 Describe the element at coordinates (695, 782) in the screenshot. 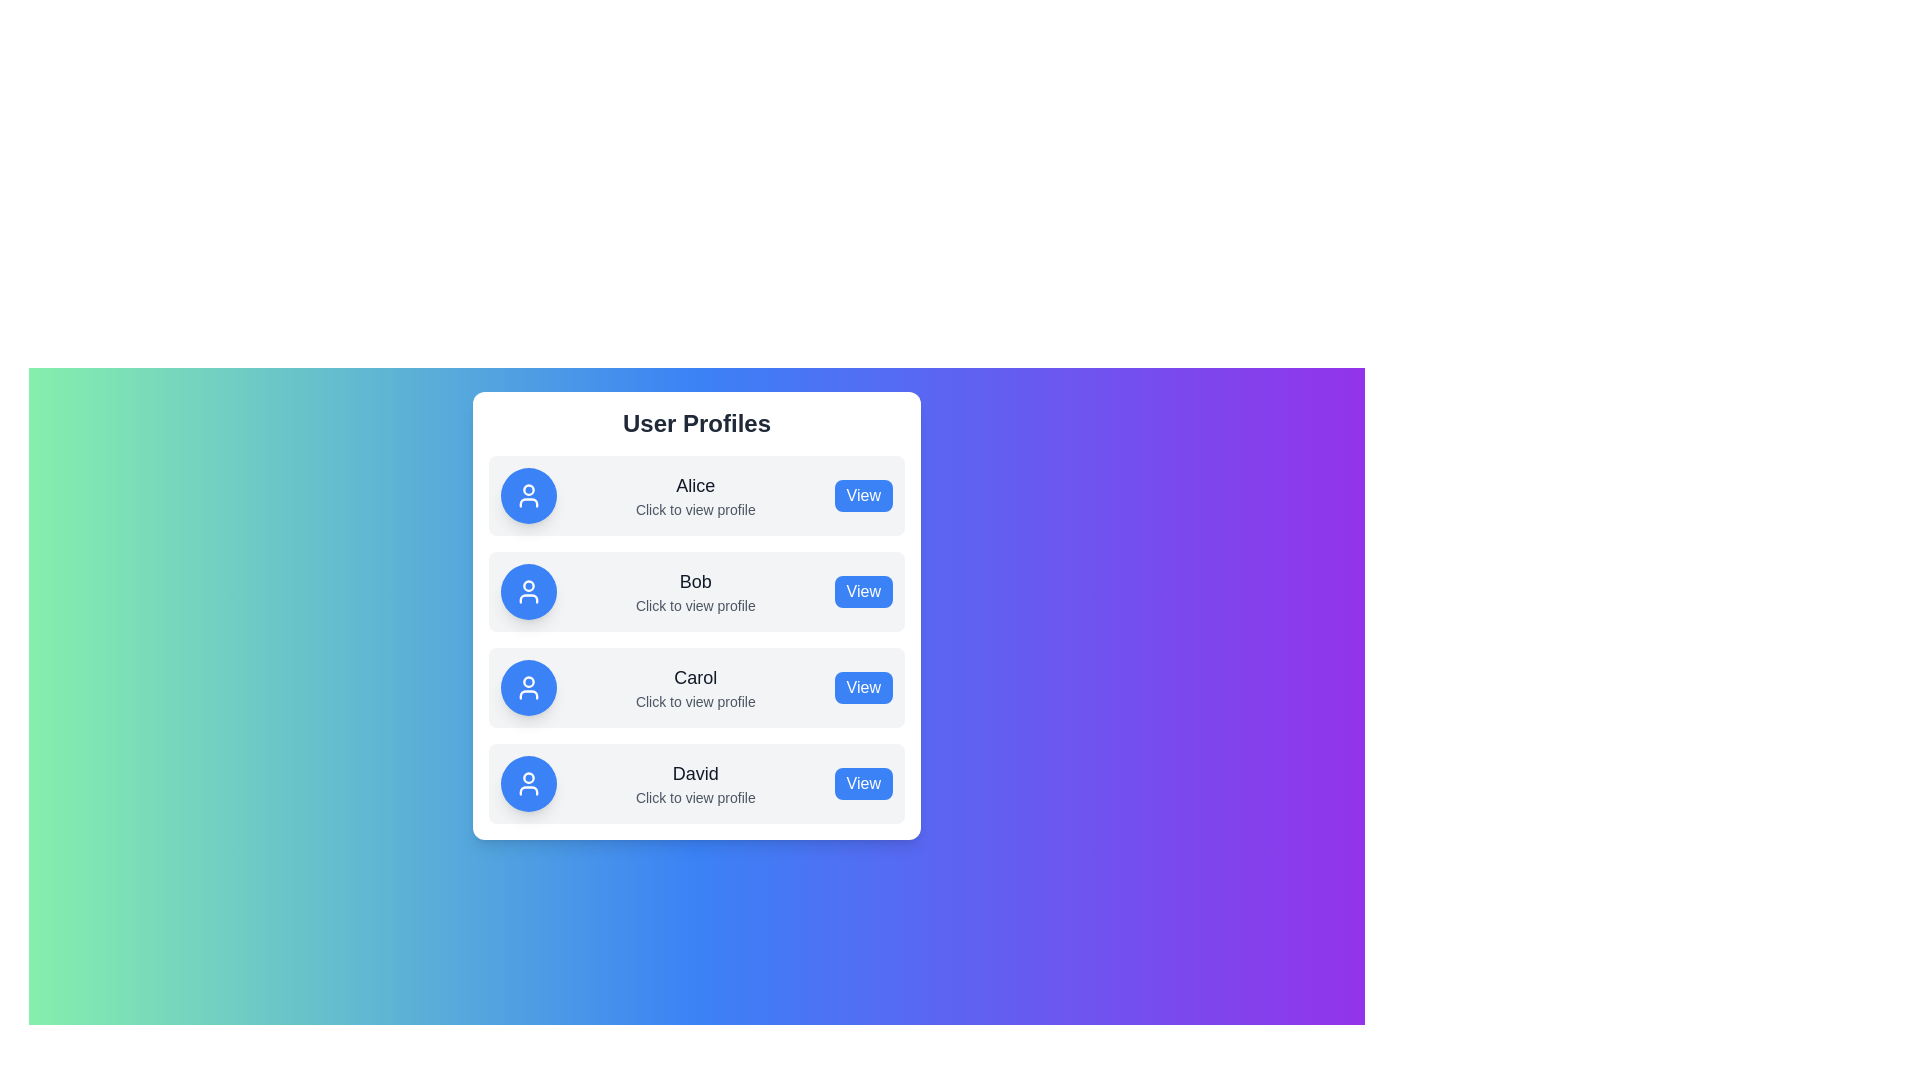

I see `text label that displays the name 'David' and suggests clicking to view further details, which is the fourth item in the user profile list` at that location.